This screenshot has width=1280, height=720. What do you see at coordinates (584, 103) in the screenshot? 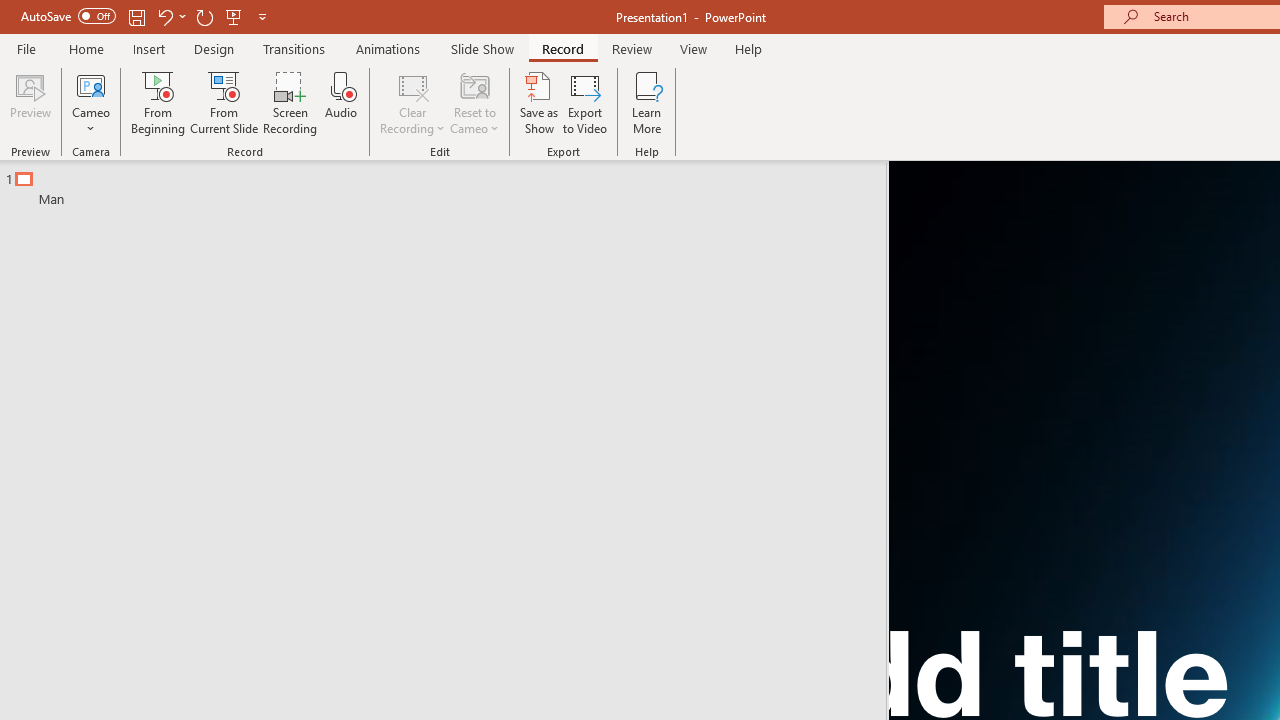
I see `'Export to Video'` at bounding box center [584, 103].